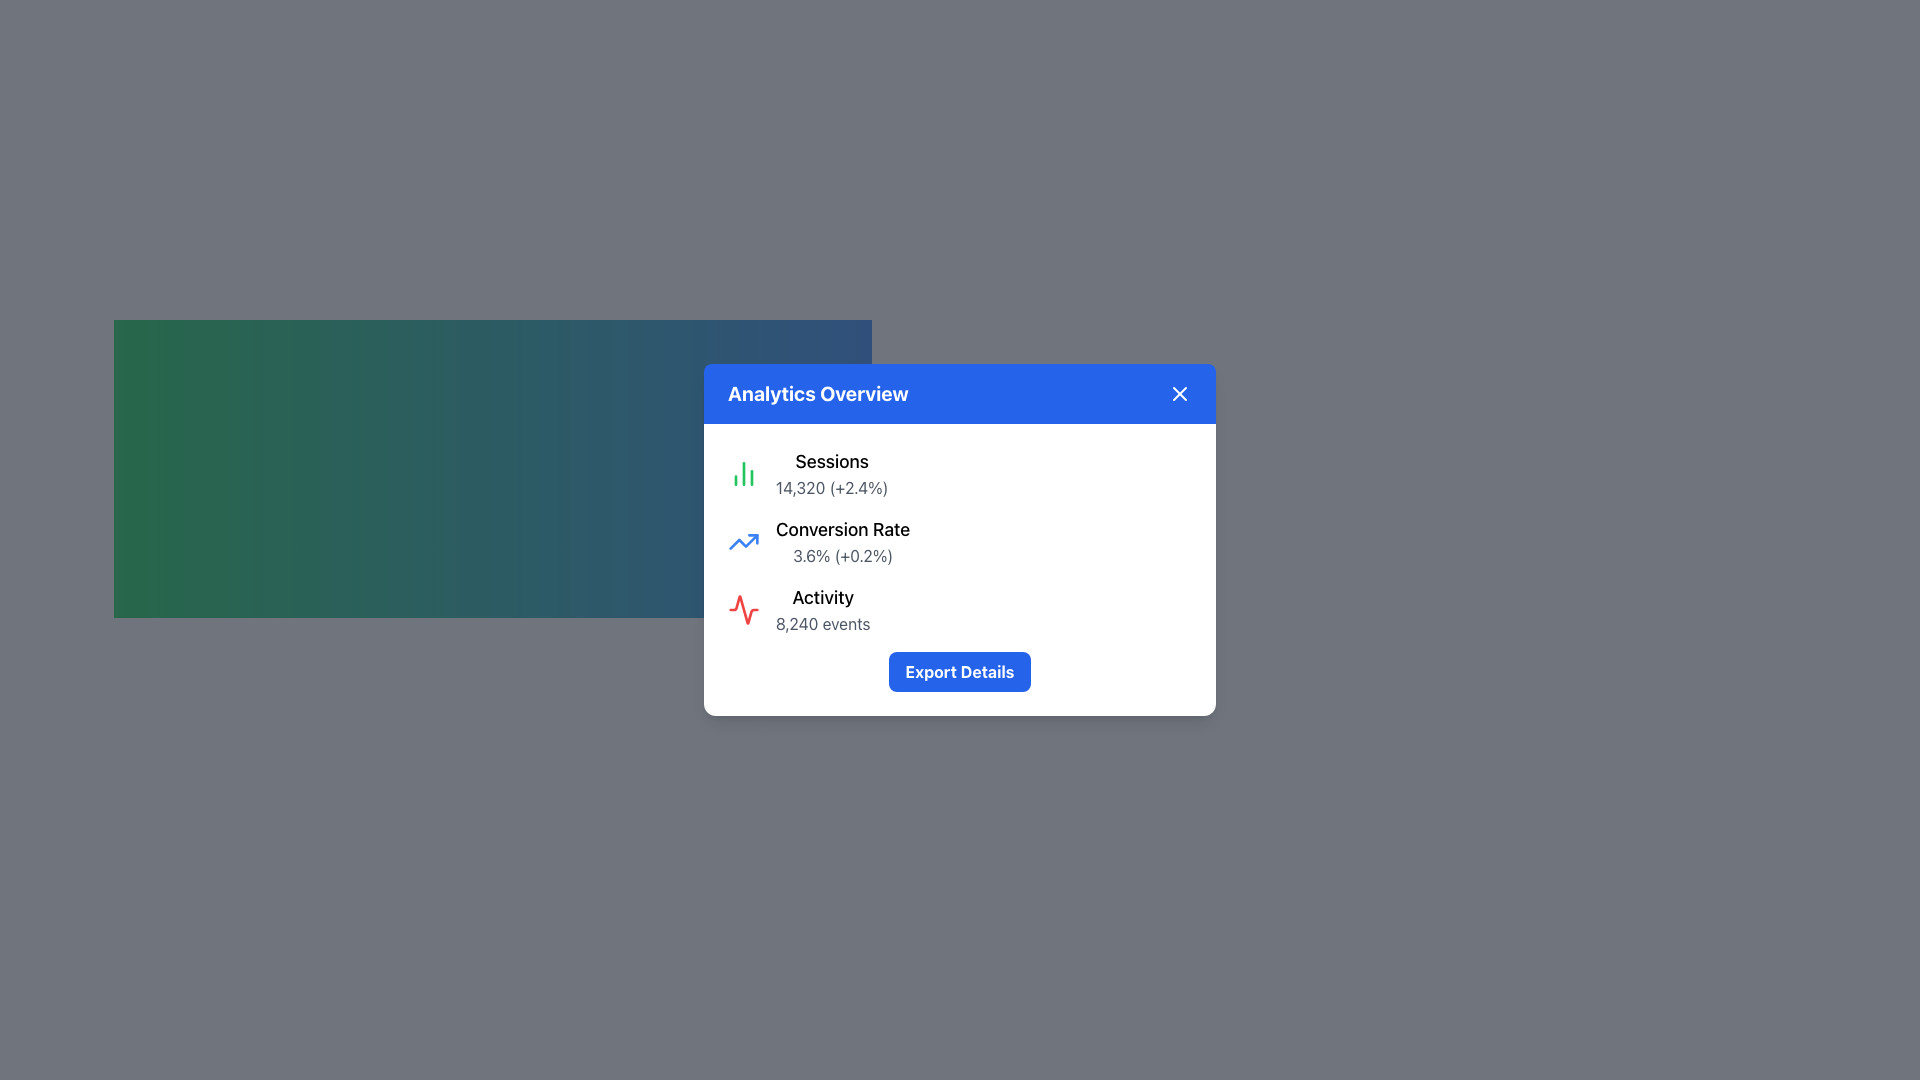 The image size is (1920, 1080). What do you see at coordinates (960, 671) in the screenshot?
I see `the blue rectangular button labeled 'Export Details' located at the bottom center of the card to observe the hover effect` at bounding box center [960, 671].